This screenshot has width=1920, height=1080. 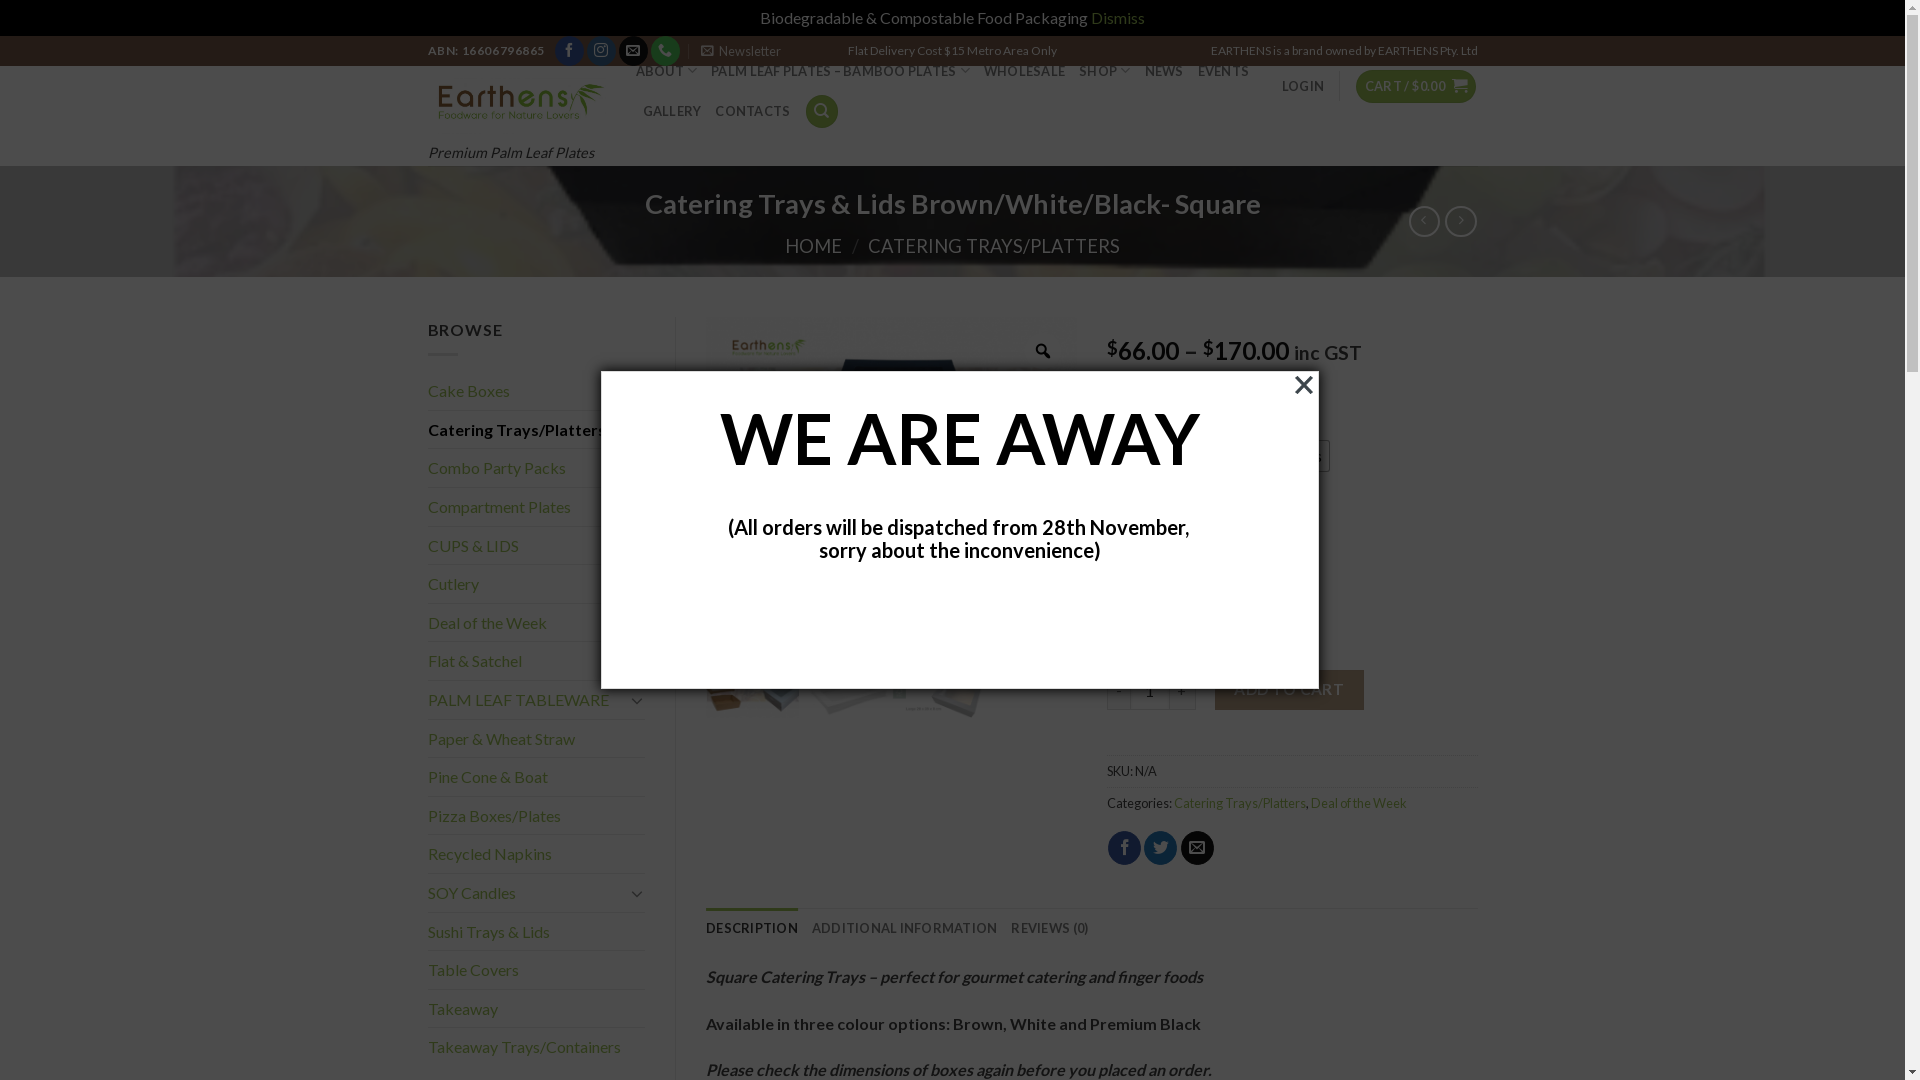 I want to click on 'ABOUT', so click(x=667, y=69).